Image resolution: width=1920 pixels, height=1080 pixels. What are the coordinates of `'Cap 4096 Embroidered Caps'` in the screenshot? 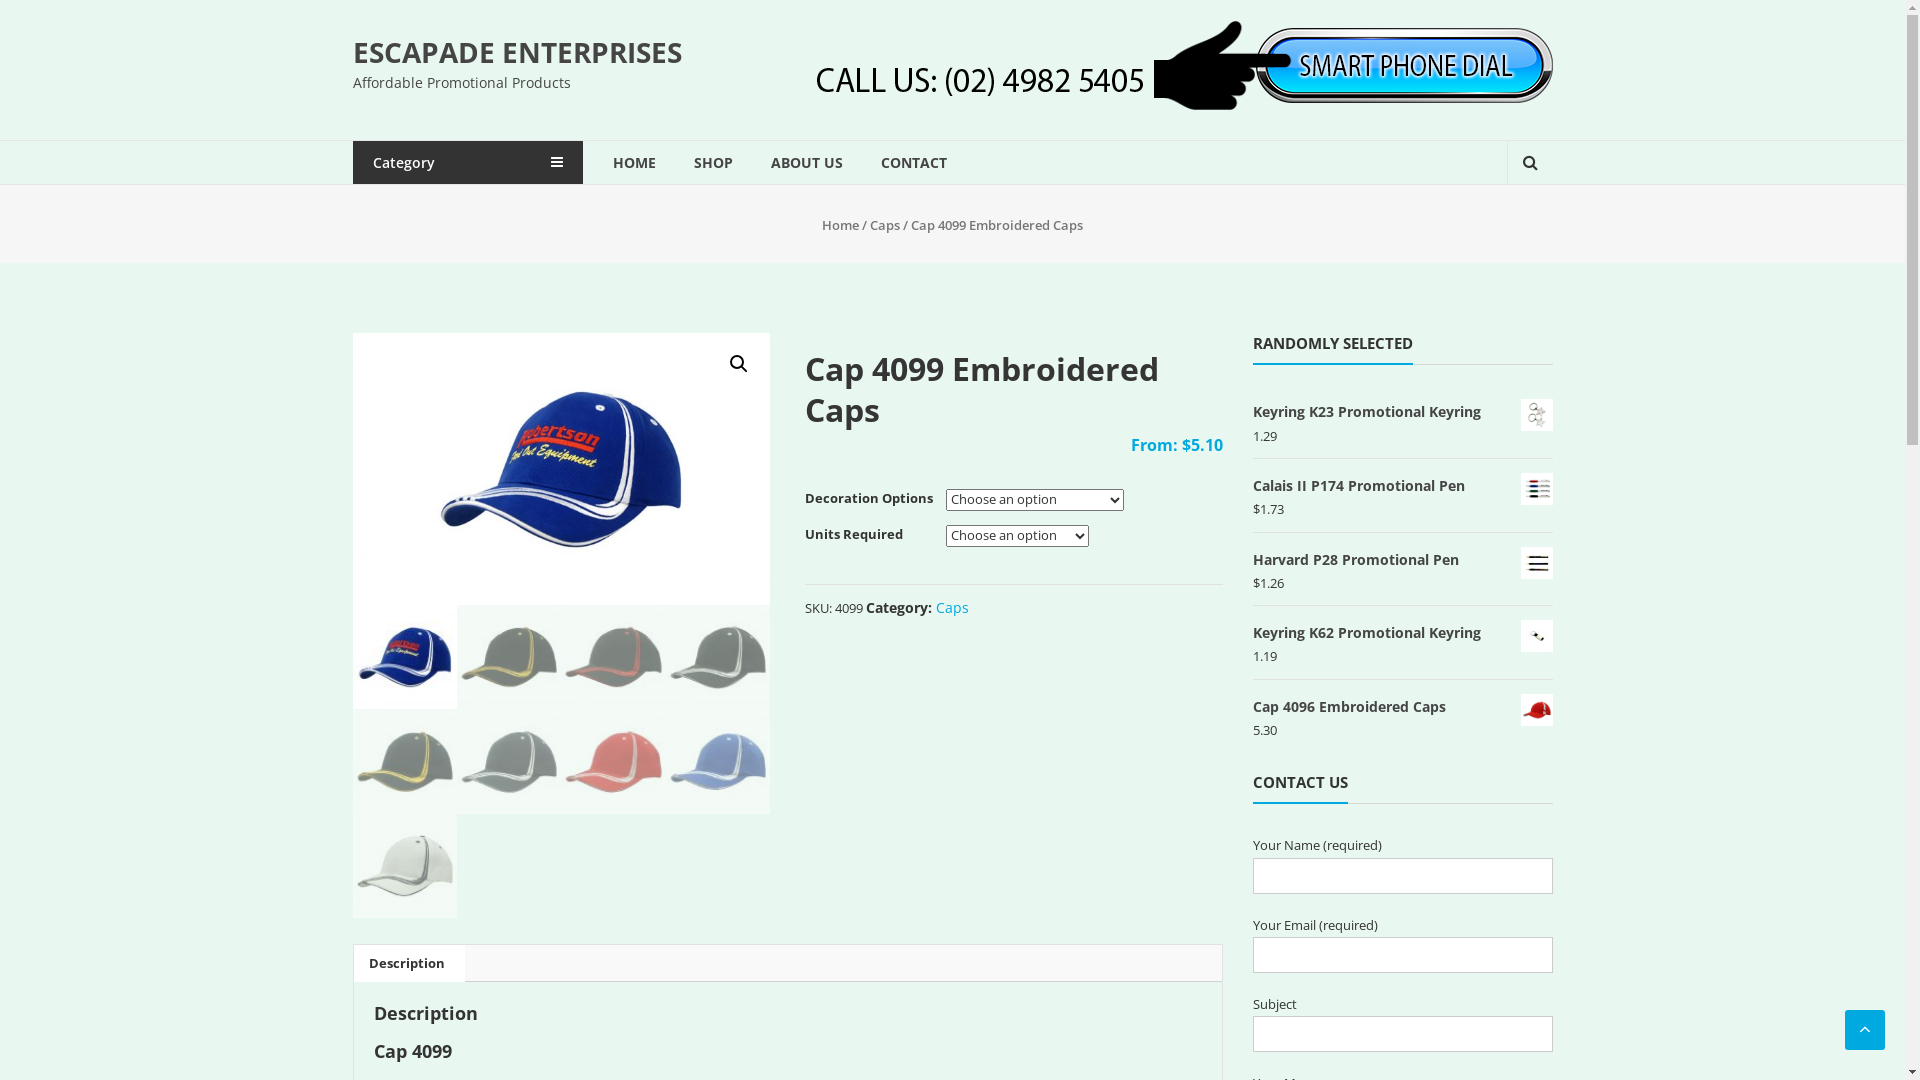 It's located at (1400, 705).